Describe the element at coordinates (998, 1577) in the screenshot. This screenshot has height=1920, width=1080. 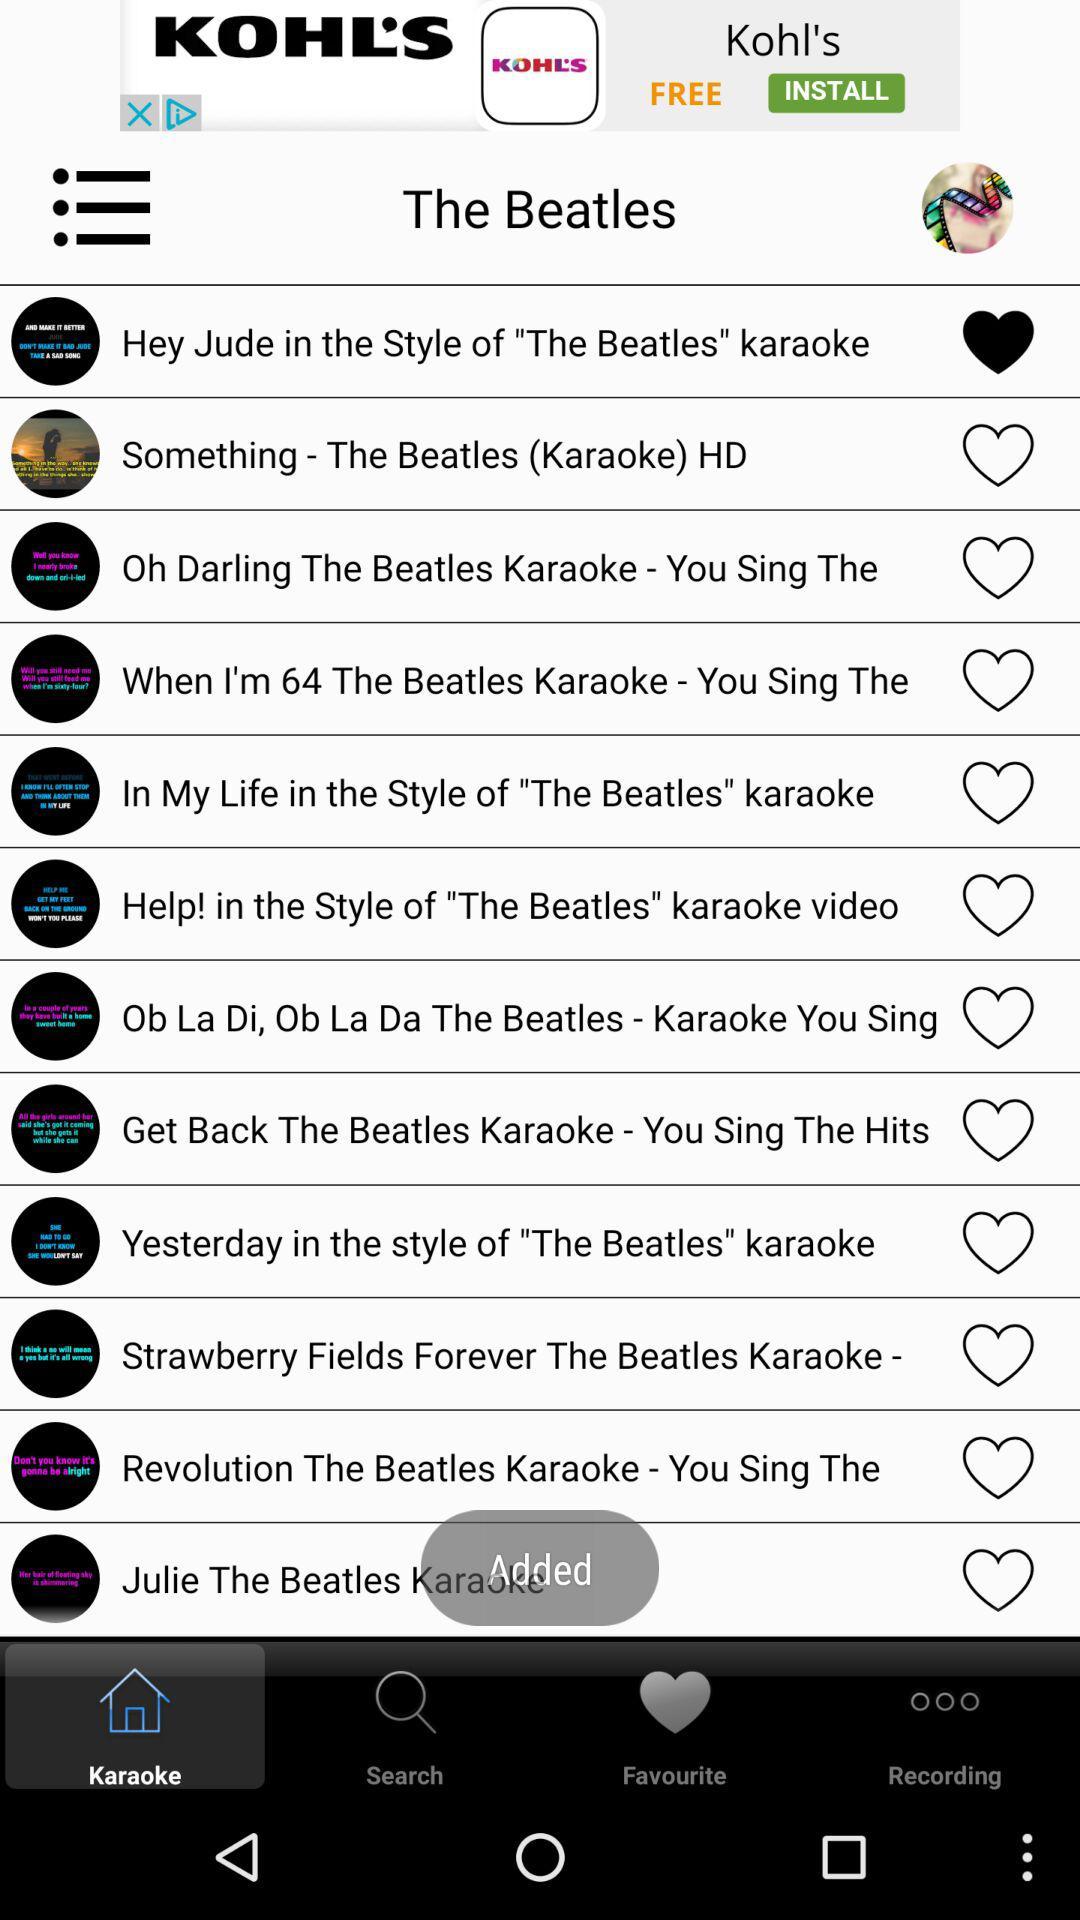
I see `to favorites` at that location.